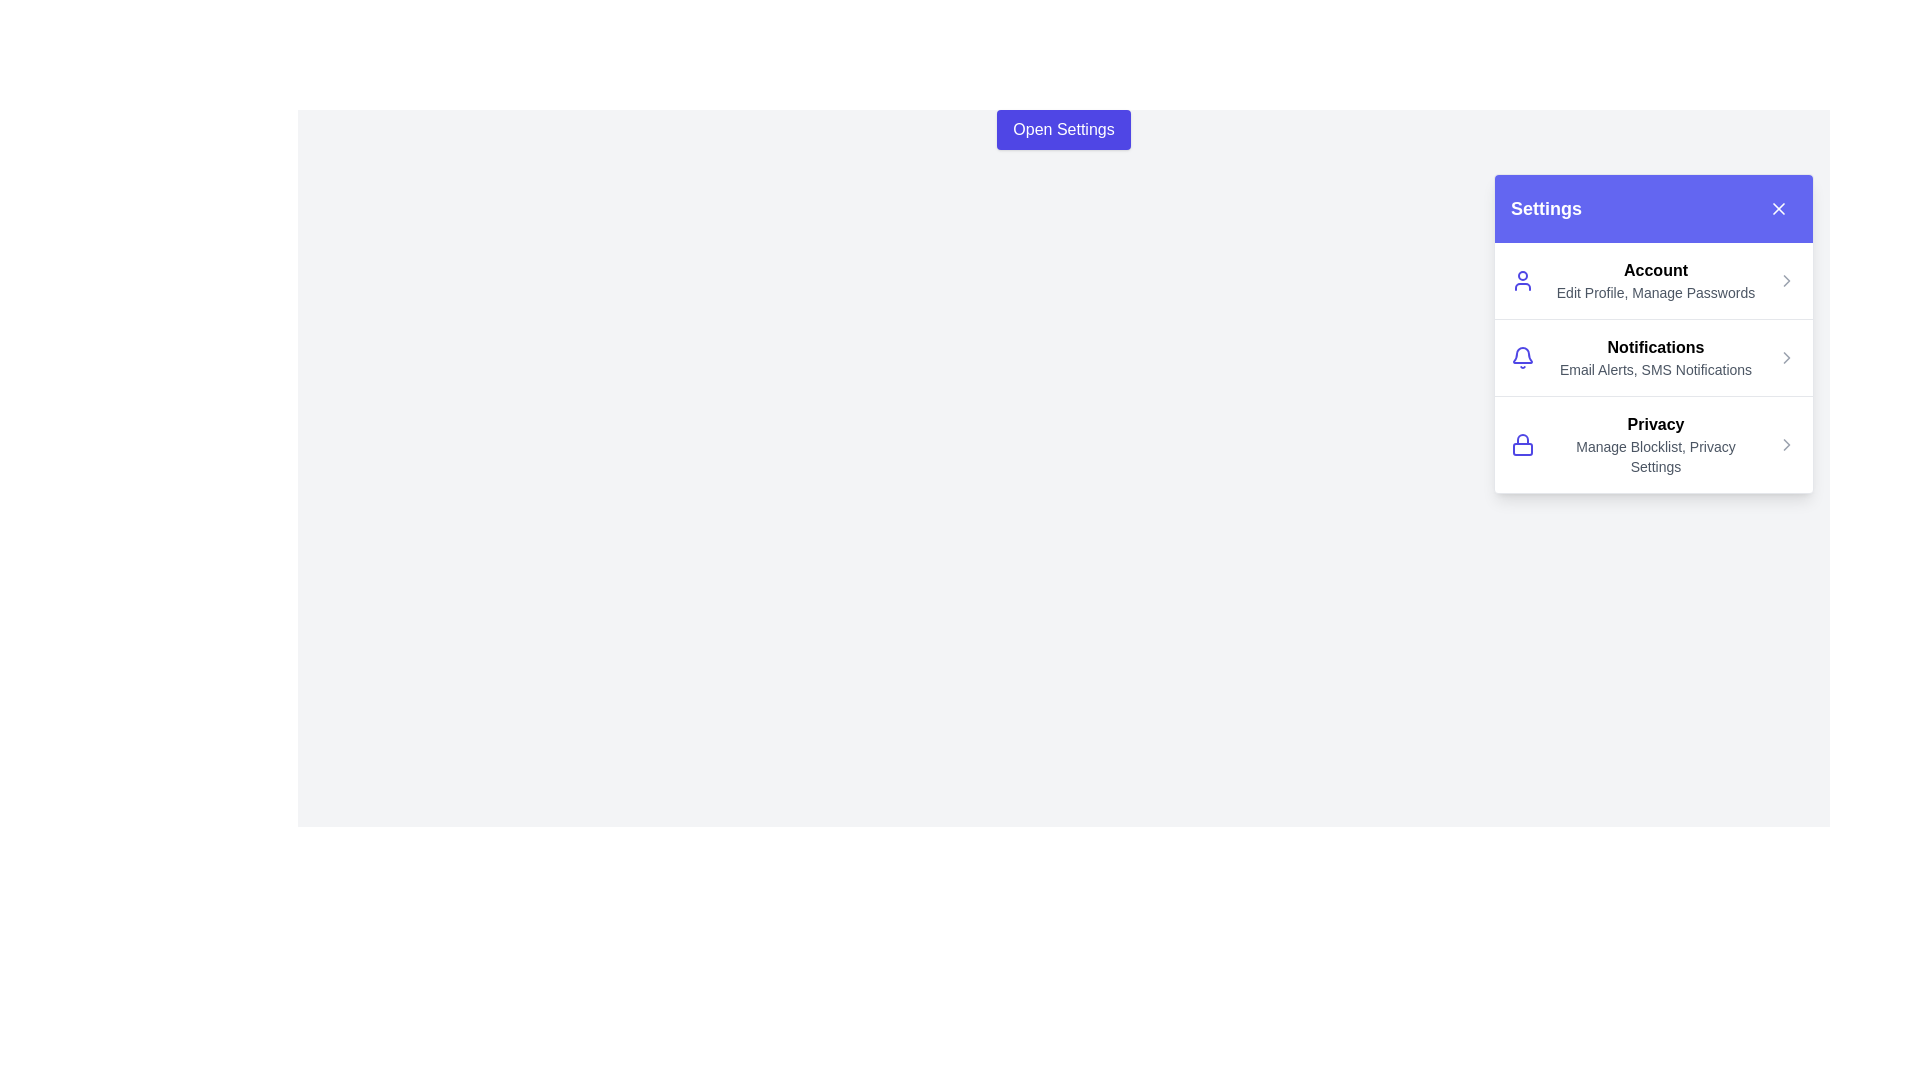 Image resolution: width=1920 pixels, height=1080 pixels. I want to click on the text label that reads 'Edit Profile, Manage Passwords', which is styled in a small gray font and located below the 'Account' label in the settings panel, so click(1656, 293).